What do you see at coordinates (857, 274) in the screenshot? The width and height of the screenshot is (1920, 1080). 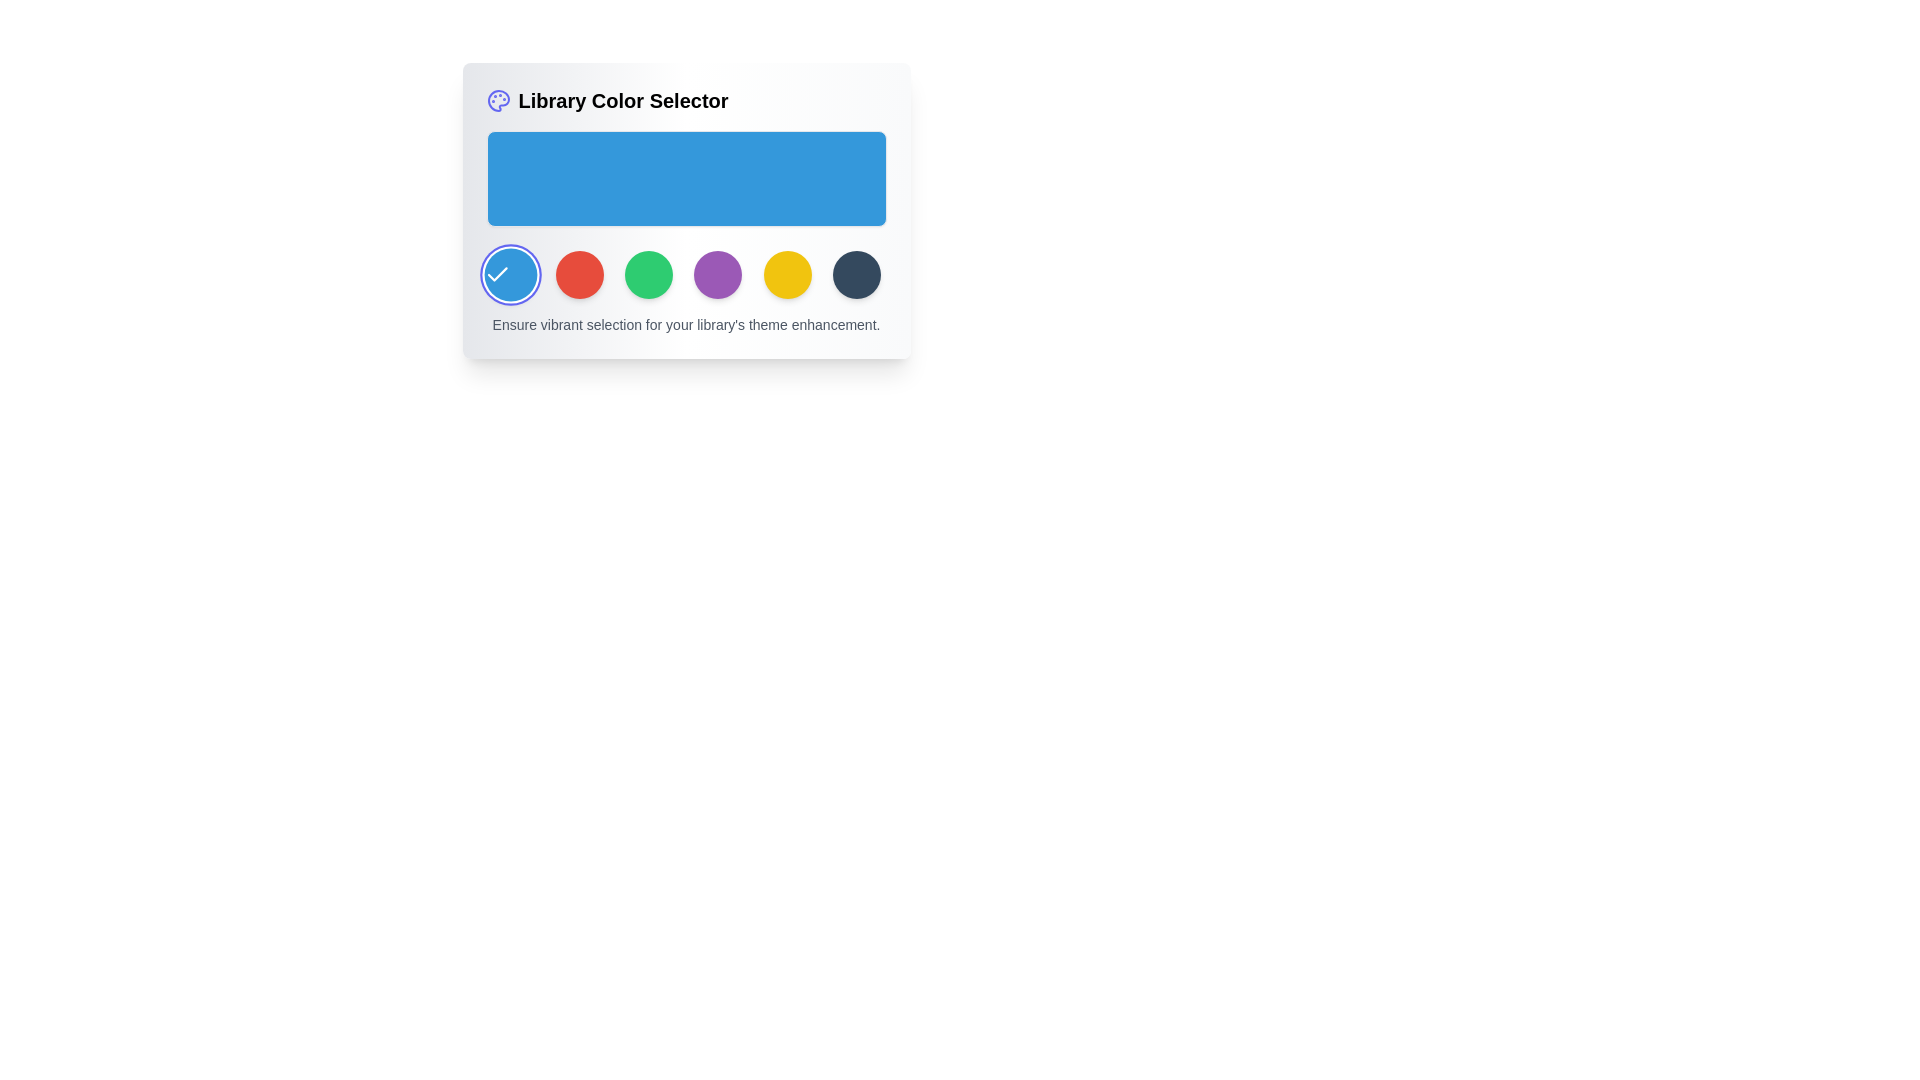 I see `the circular button with a dark blue background located at the far right of a grid of six buttons` at bounding box center [857, 274].